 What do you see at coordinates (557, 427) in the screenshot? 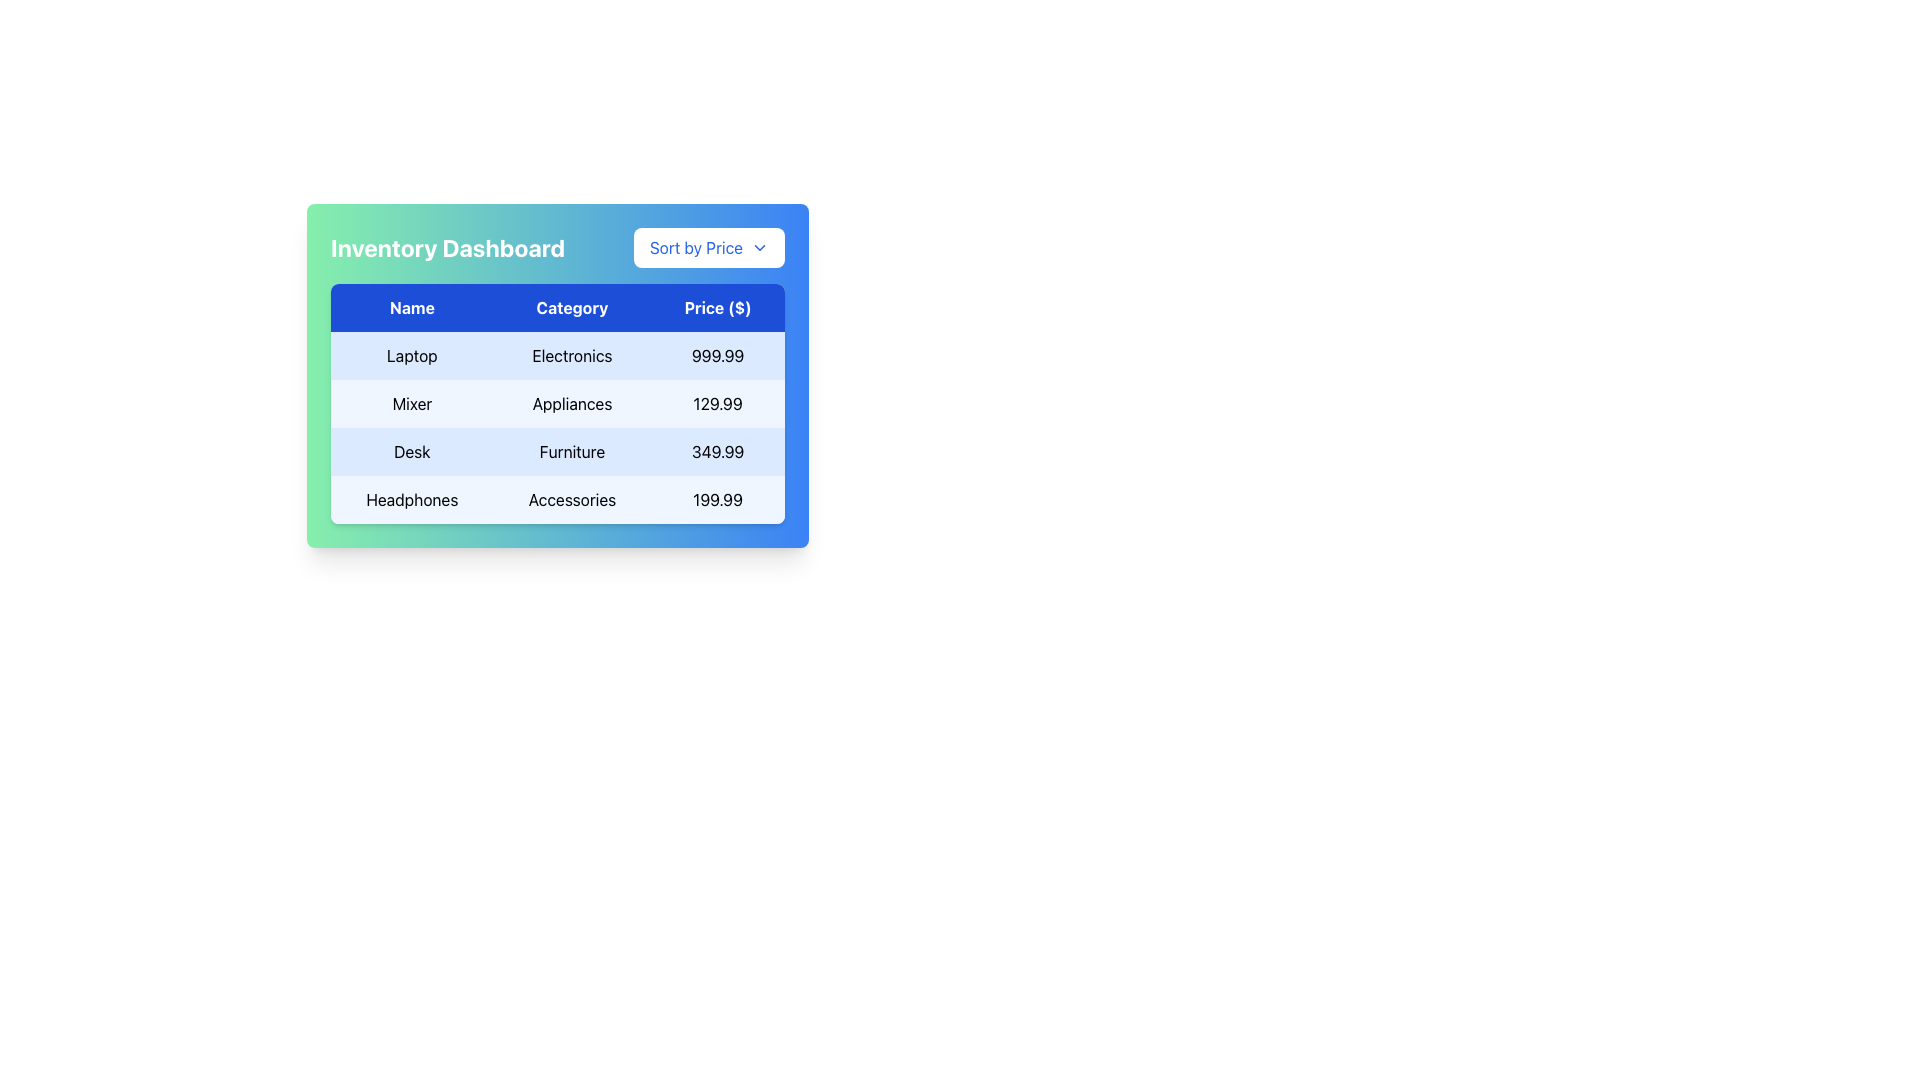
I see `the second row in the product table, which summarizes the product's name, category, and price` at bounding box center [557, 427].